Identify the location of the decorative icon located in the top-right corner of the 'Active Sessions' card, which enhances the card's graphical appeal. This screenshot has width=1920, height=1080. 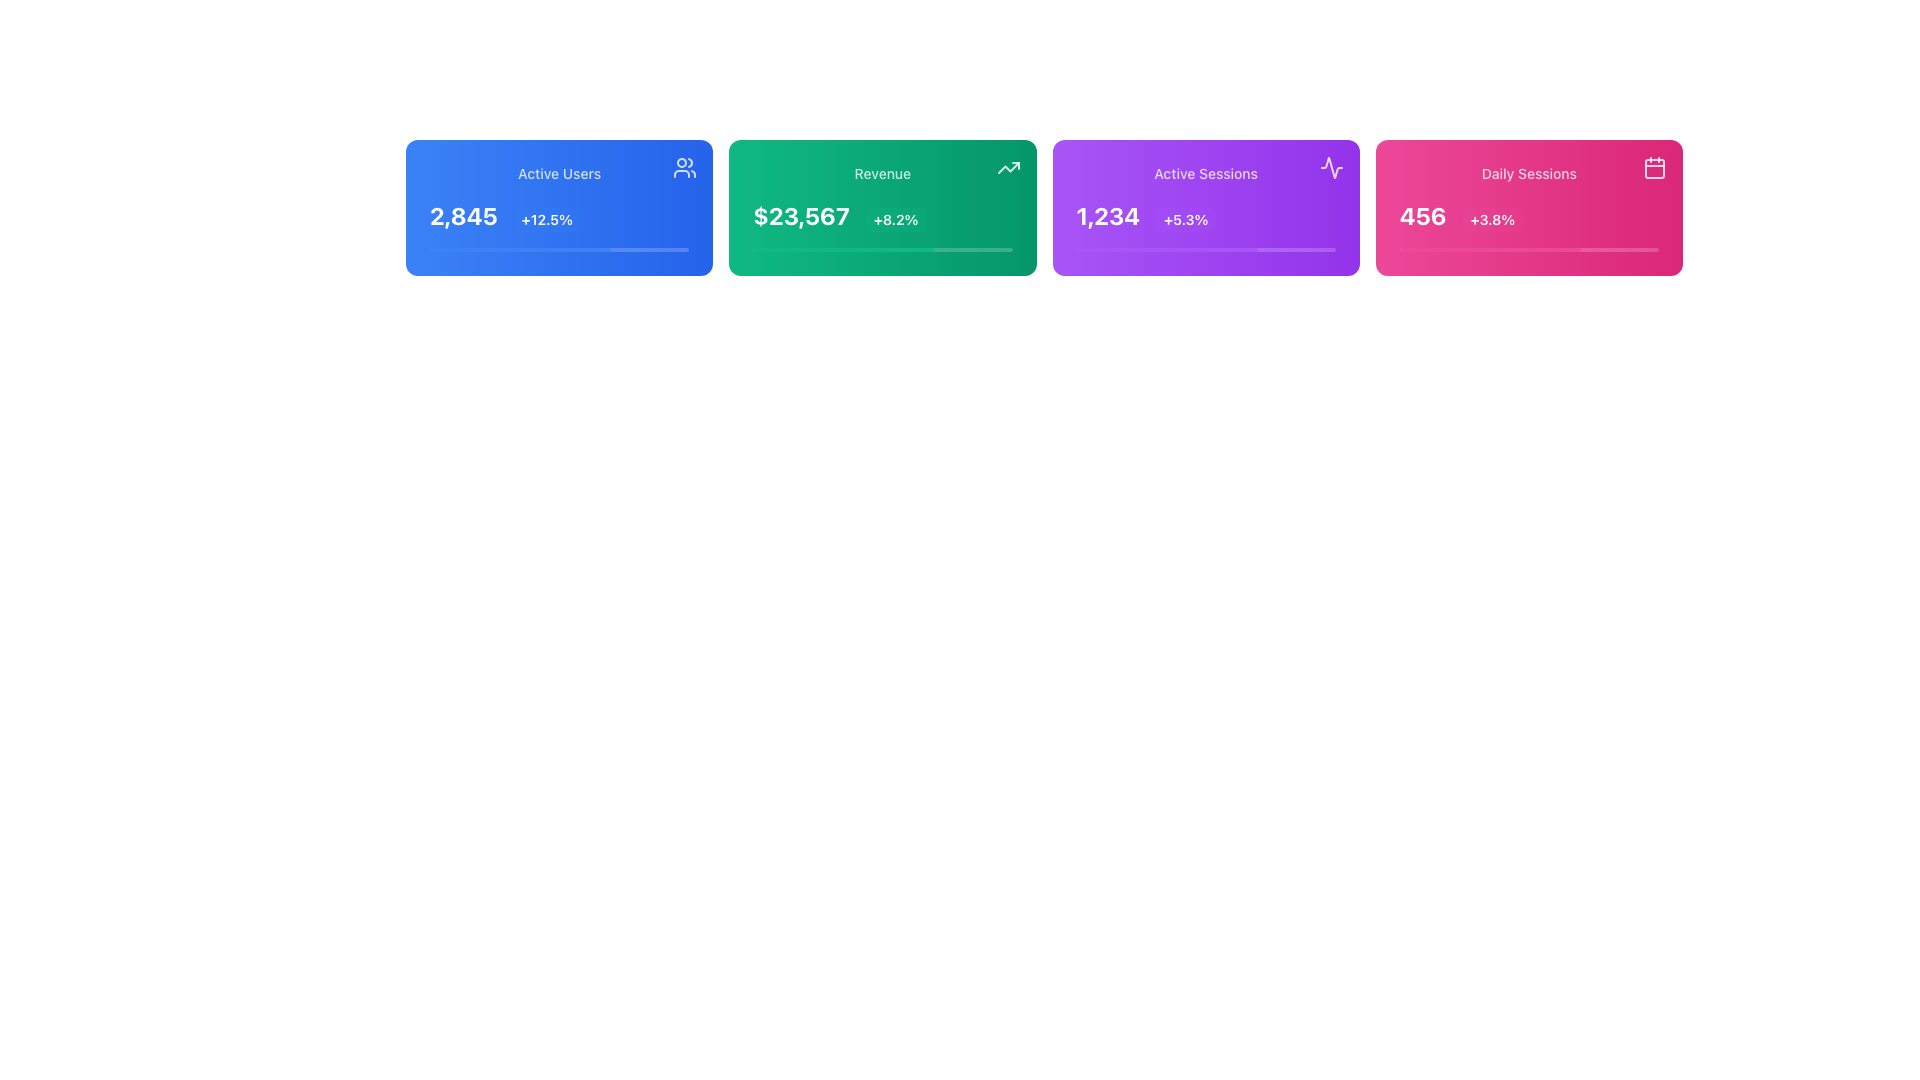
(1331, 167).